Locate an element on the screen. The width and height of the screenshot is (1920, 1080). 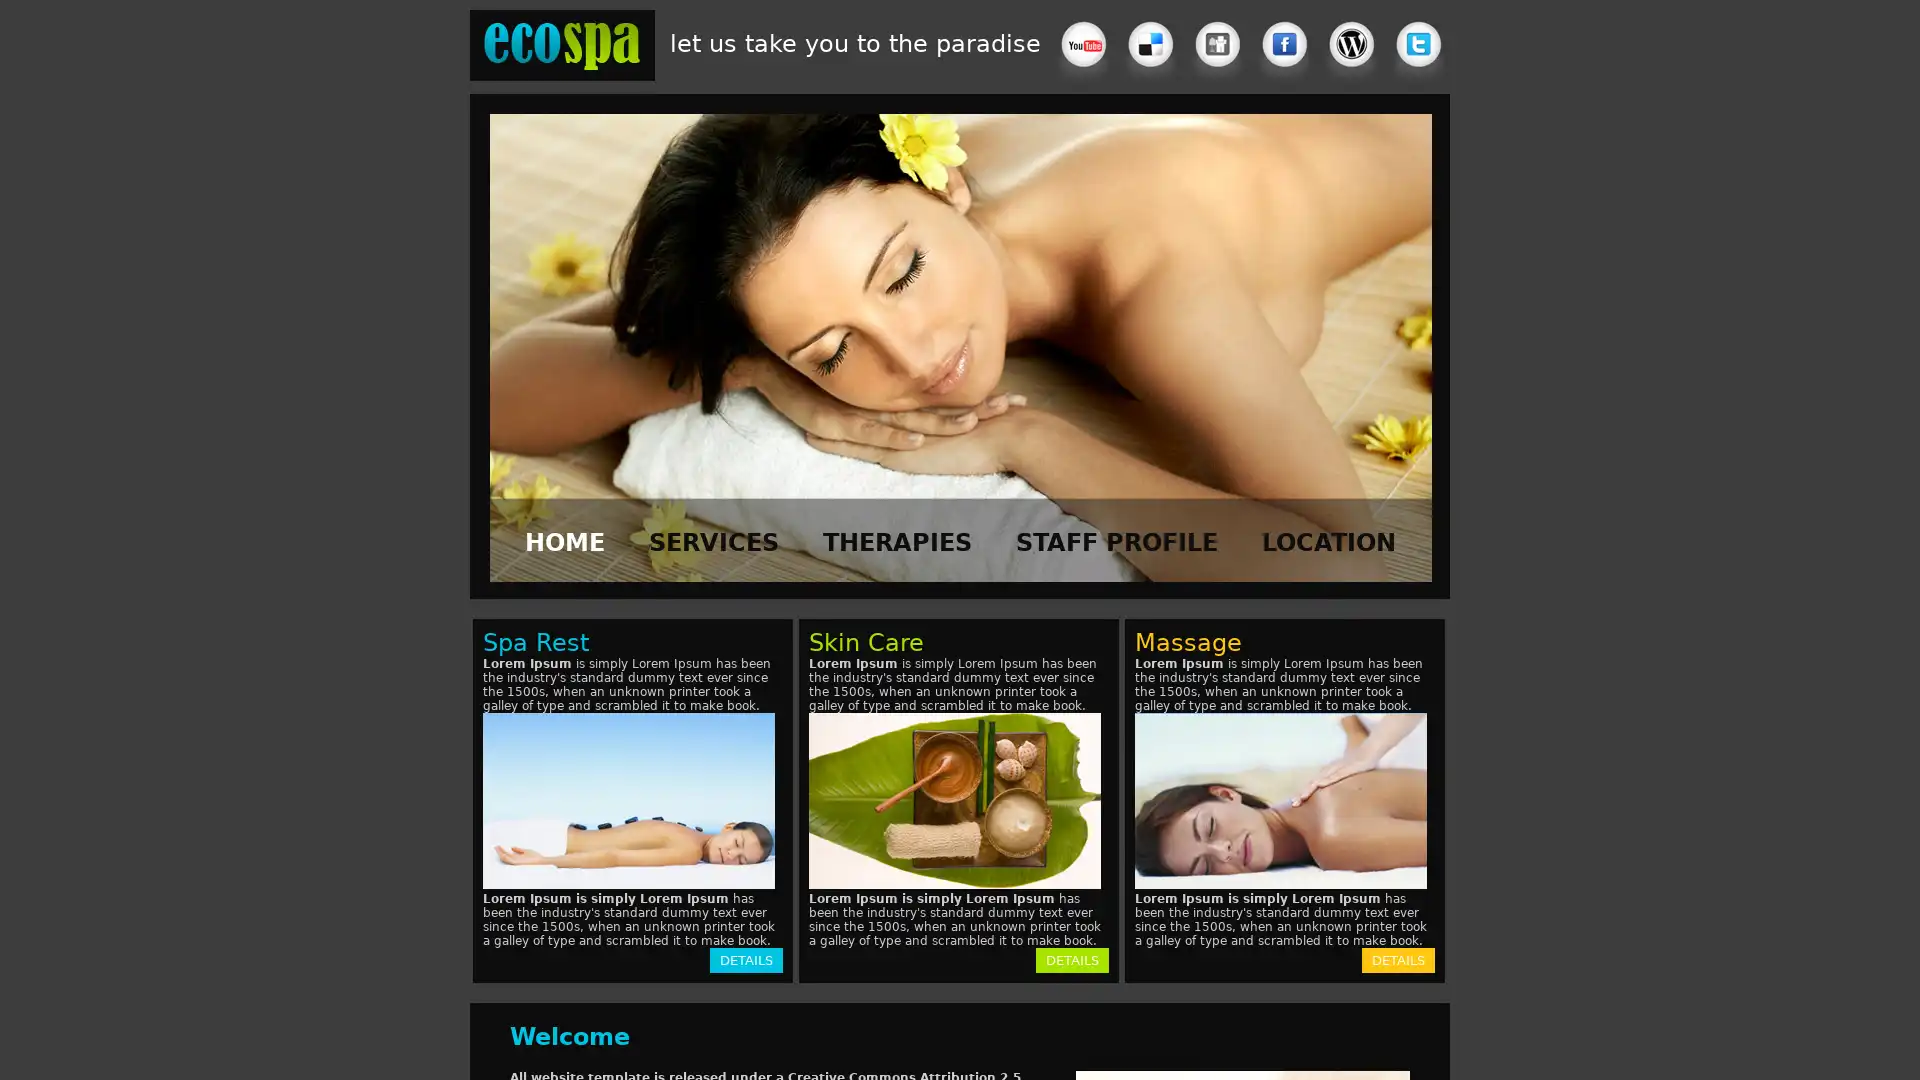
DETAILS is located at coordinates (1071, 959).